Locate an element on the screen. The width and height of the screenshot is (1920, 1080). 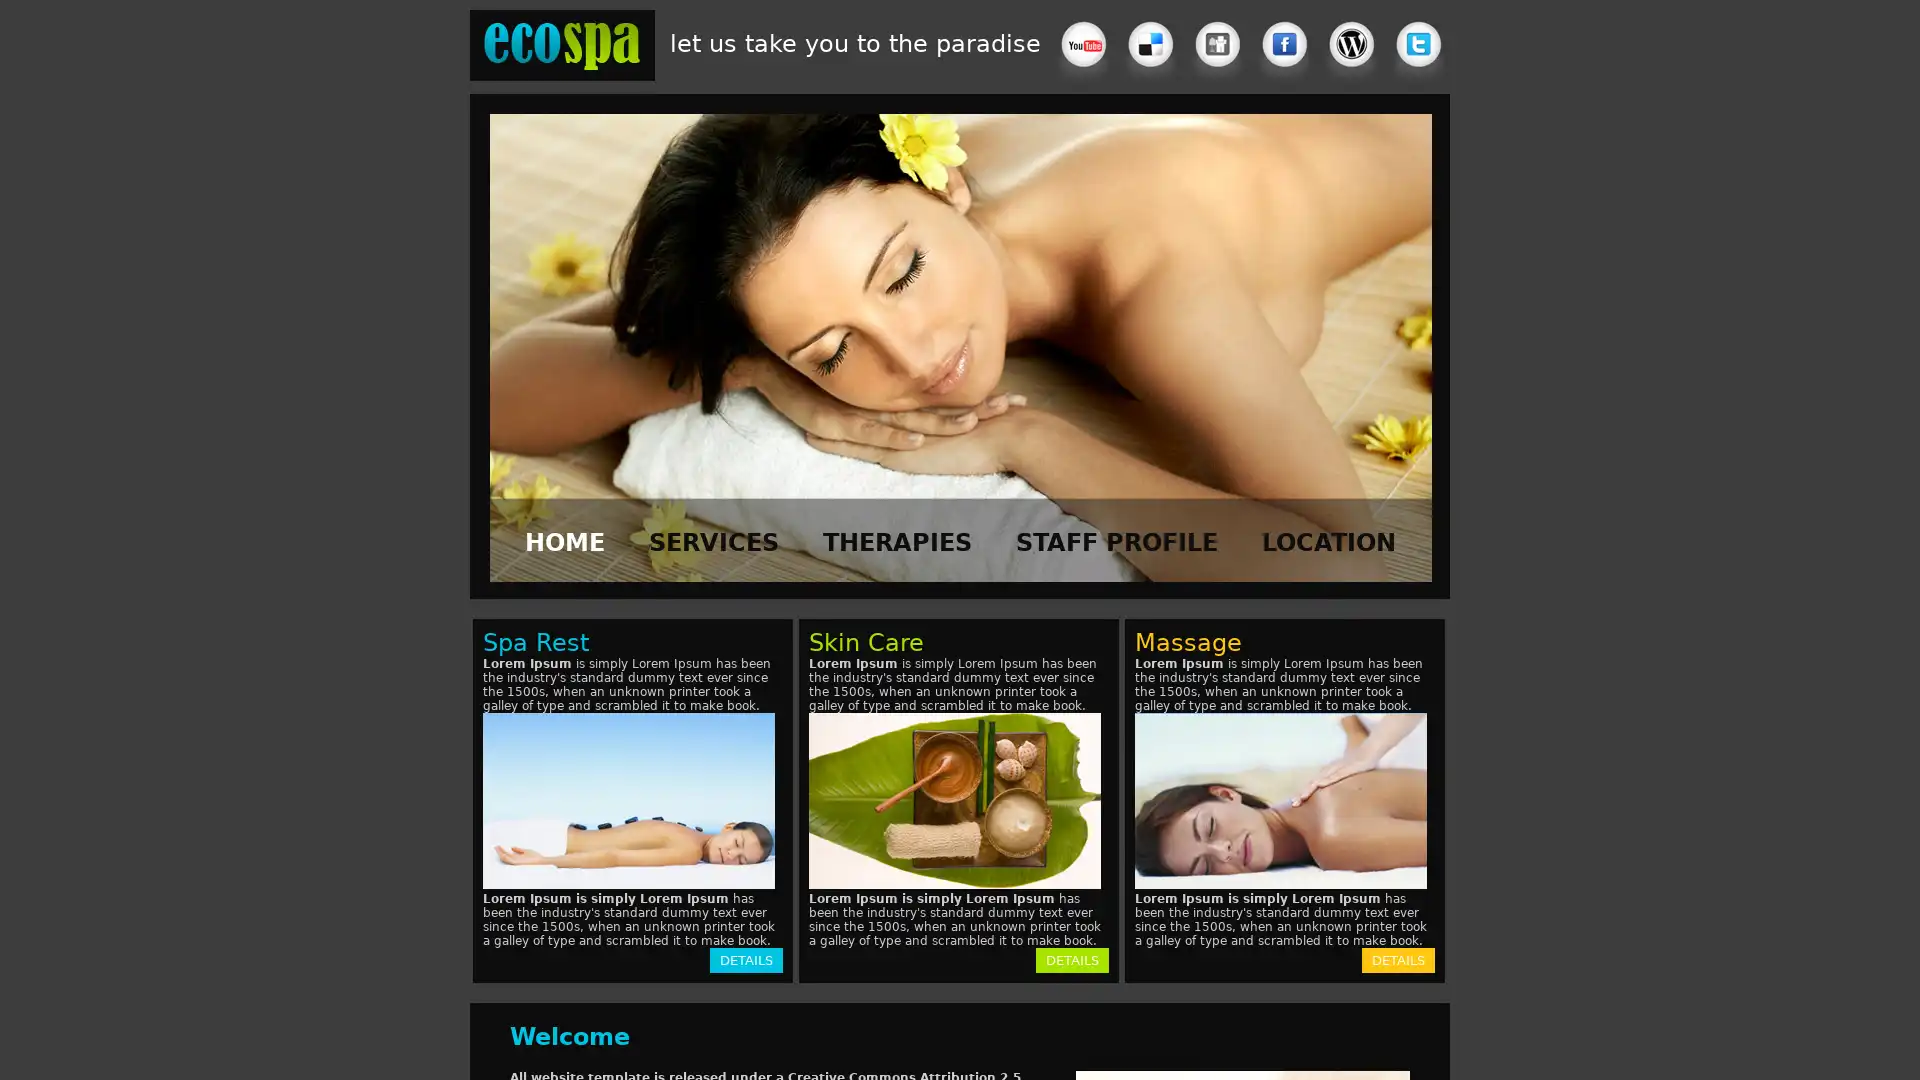
DETAILS is located at coordinates (1071, 959).